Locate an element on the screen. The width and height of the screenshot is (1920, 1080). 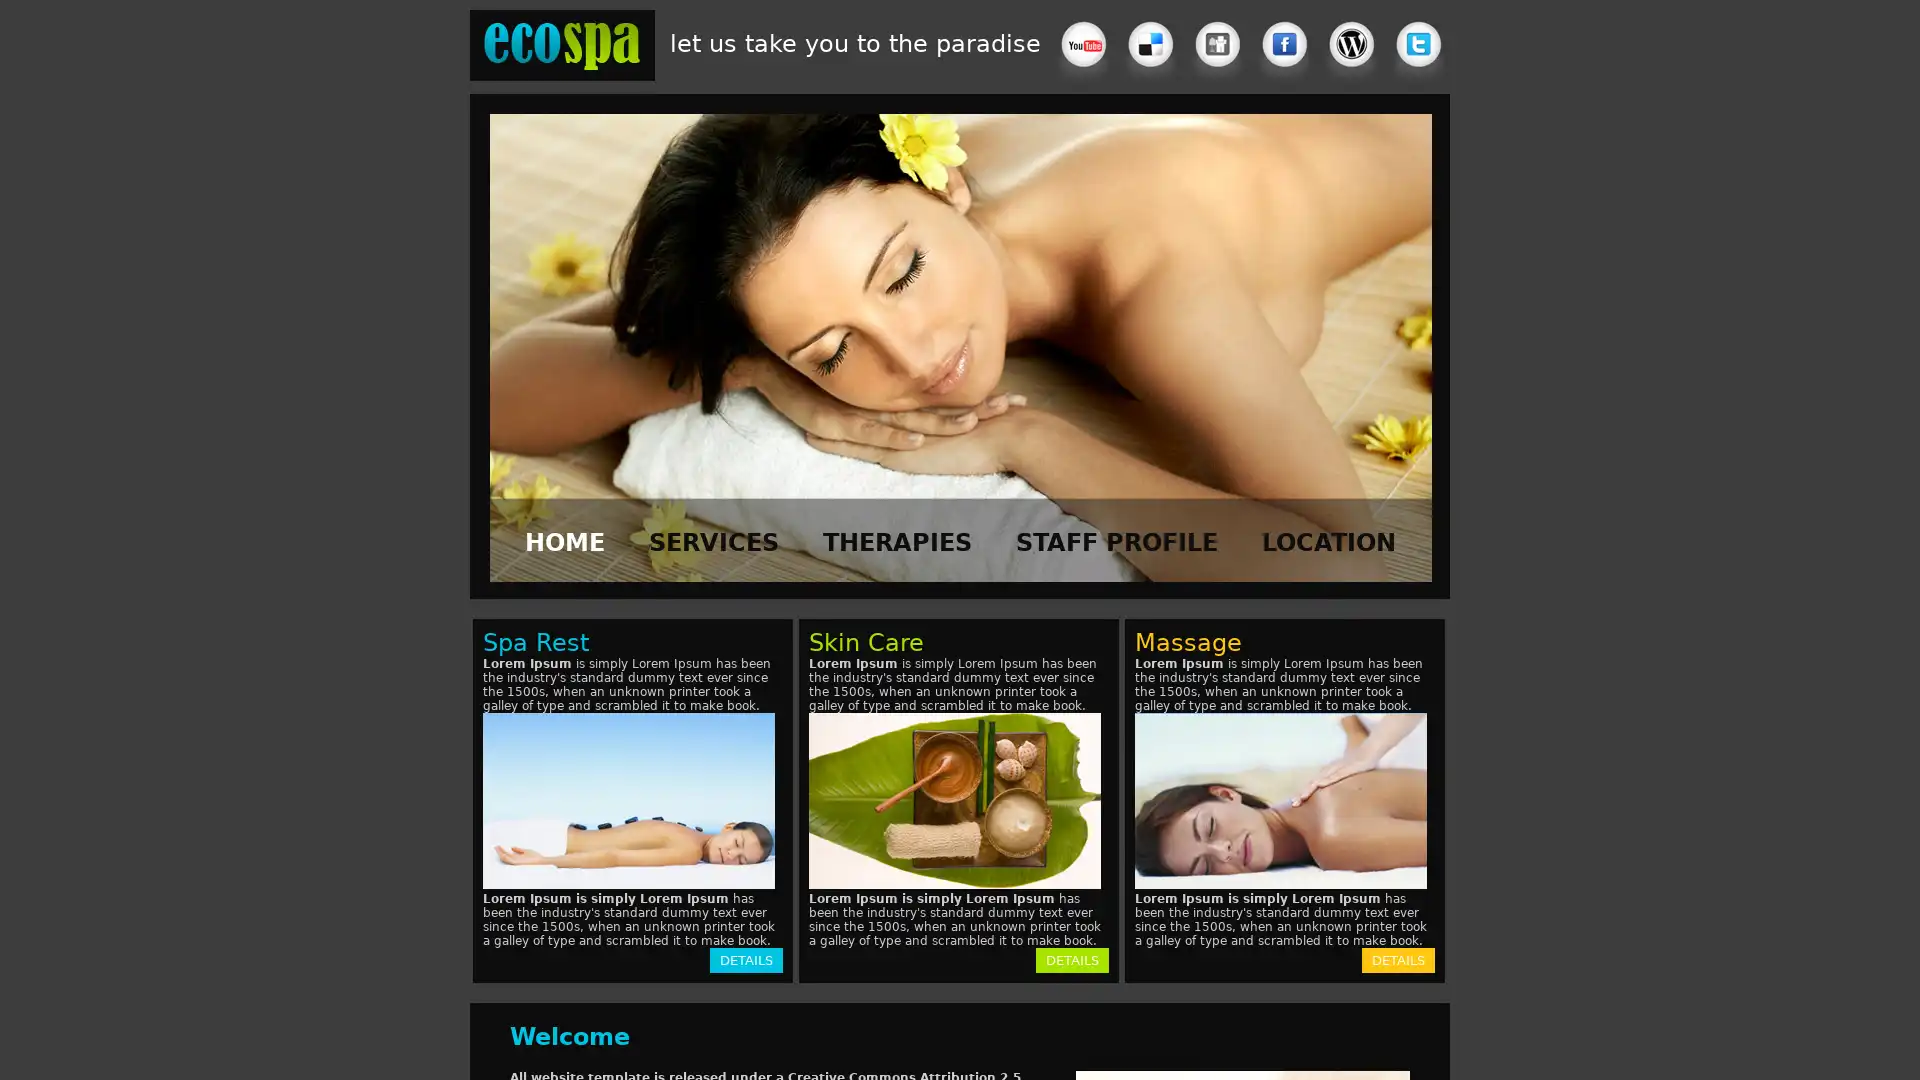
DETAILS is located at coordinates (1071, 959).